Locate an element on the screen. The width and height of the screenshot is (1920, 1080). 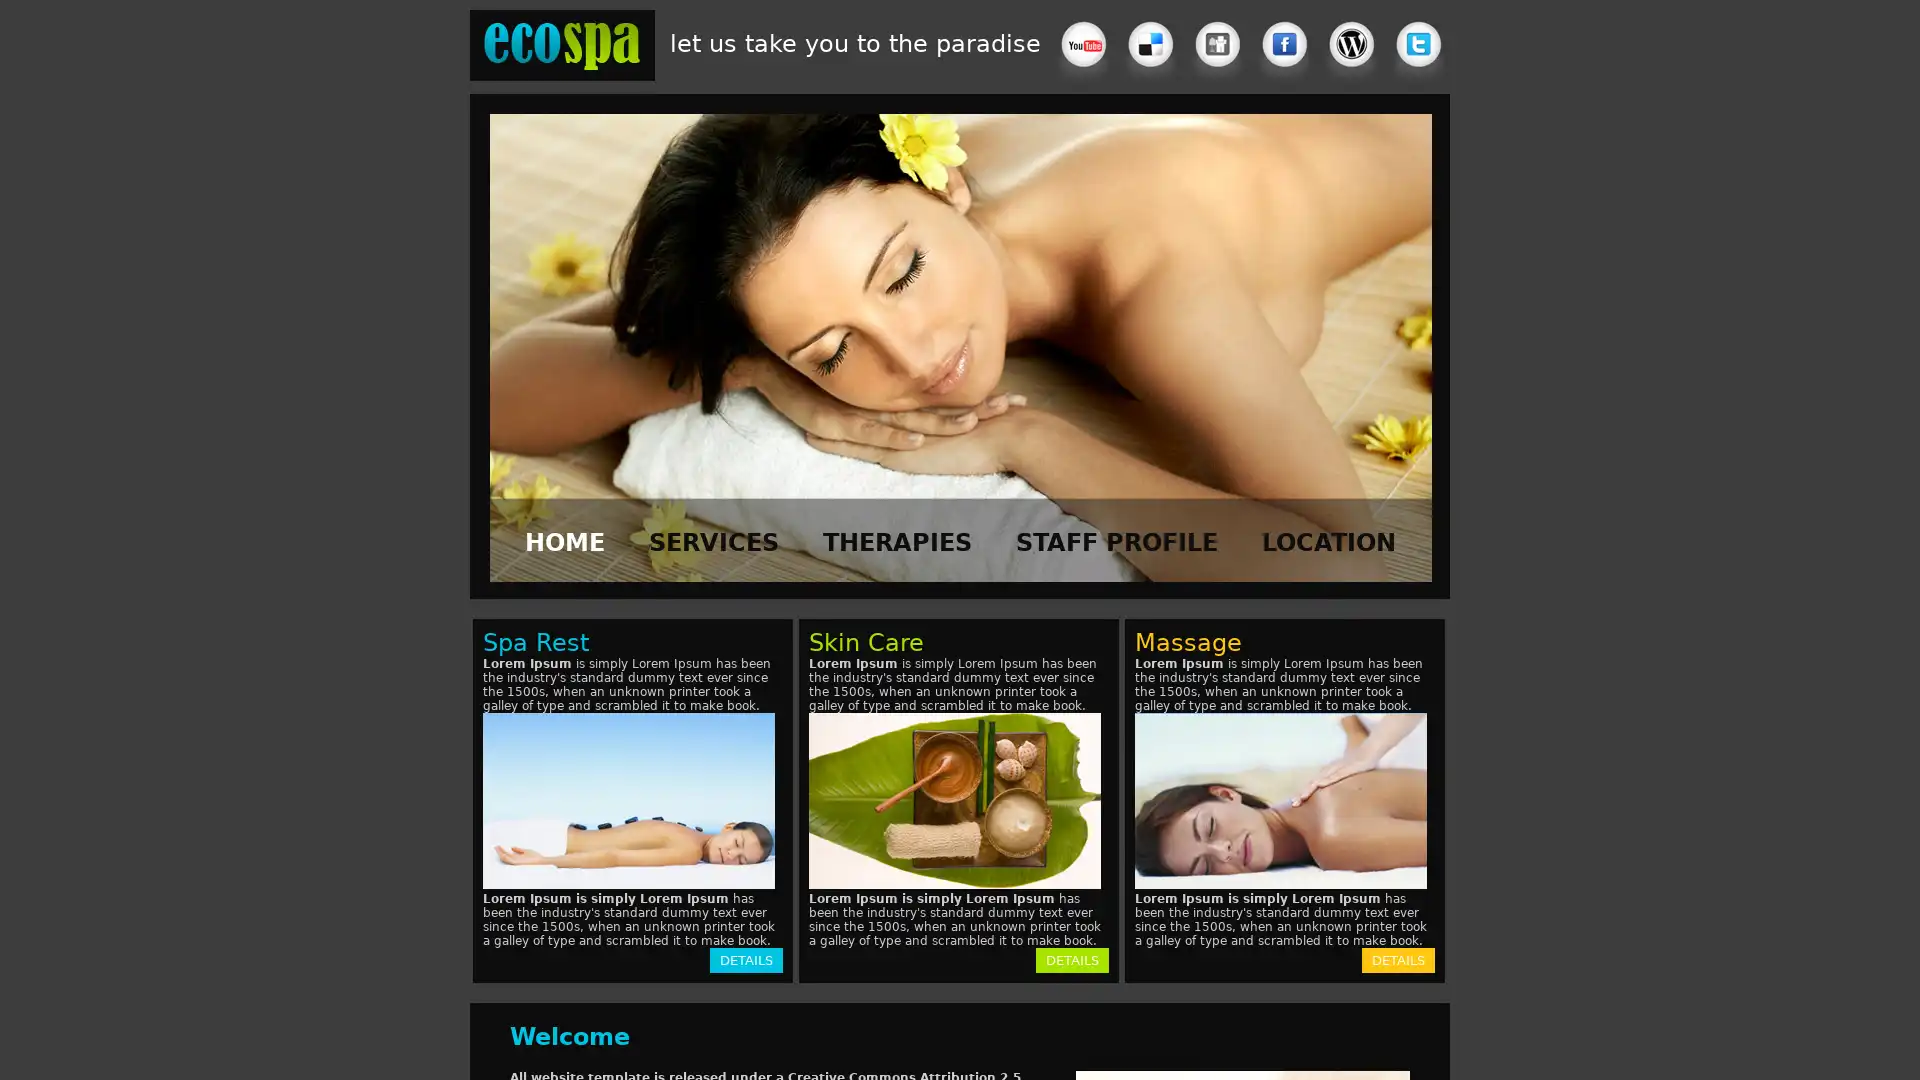
DETAILS is located at coordinates (1071, 959).